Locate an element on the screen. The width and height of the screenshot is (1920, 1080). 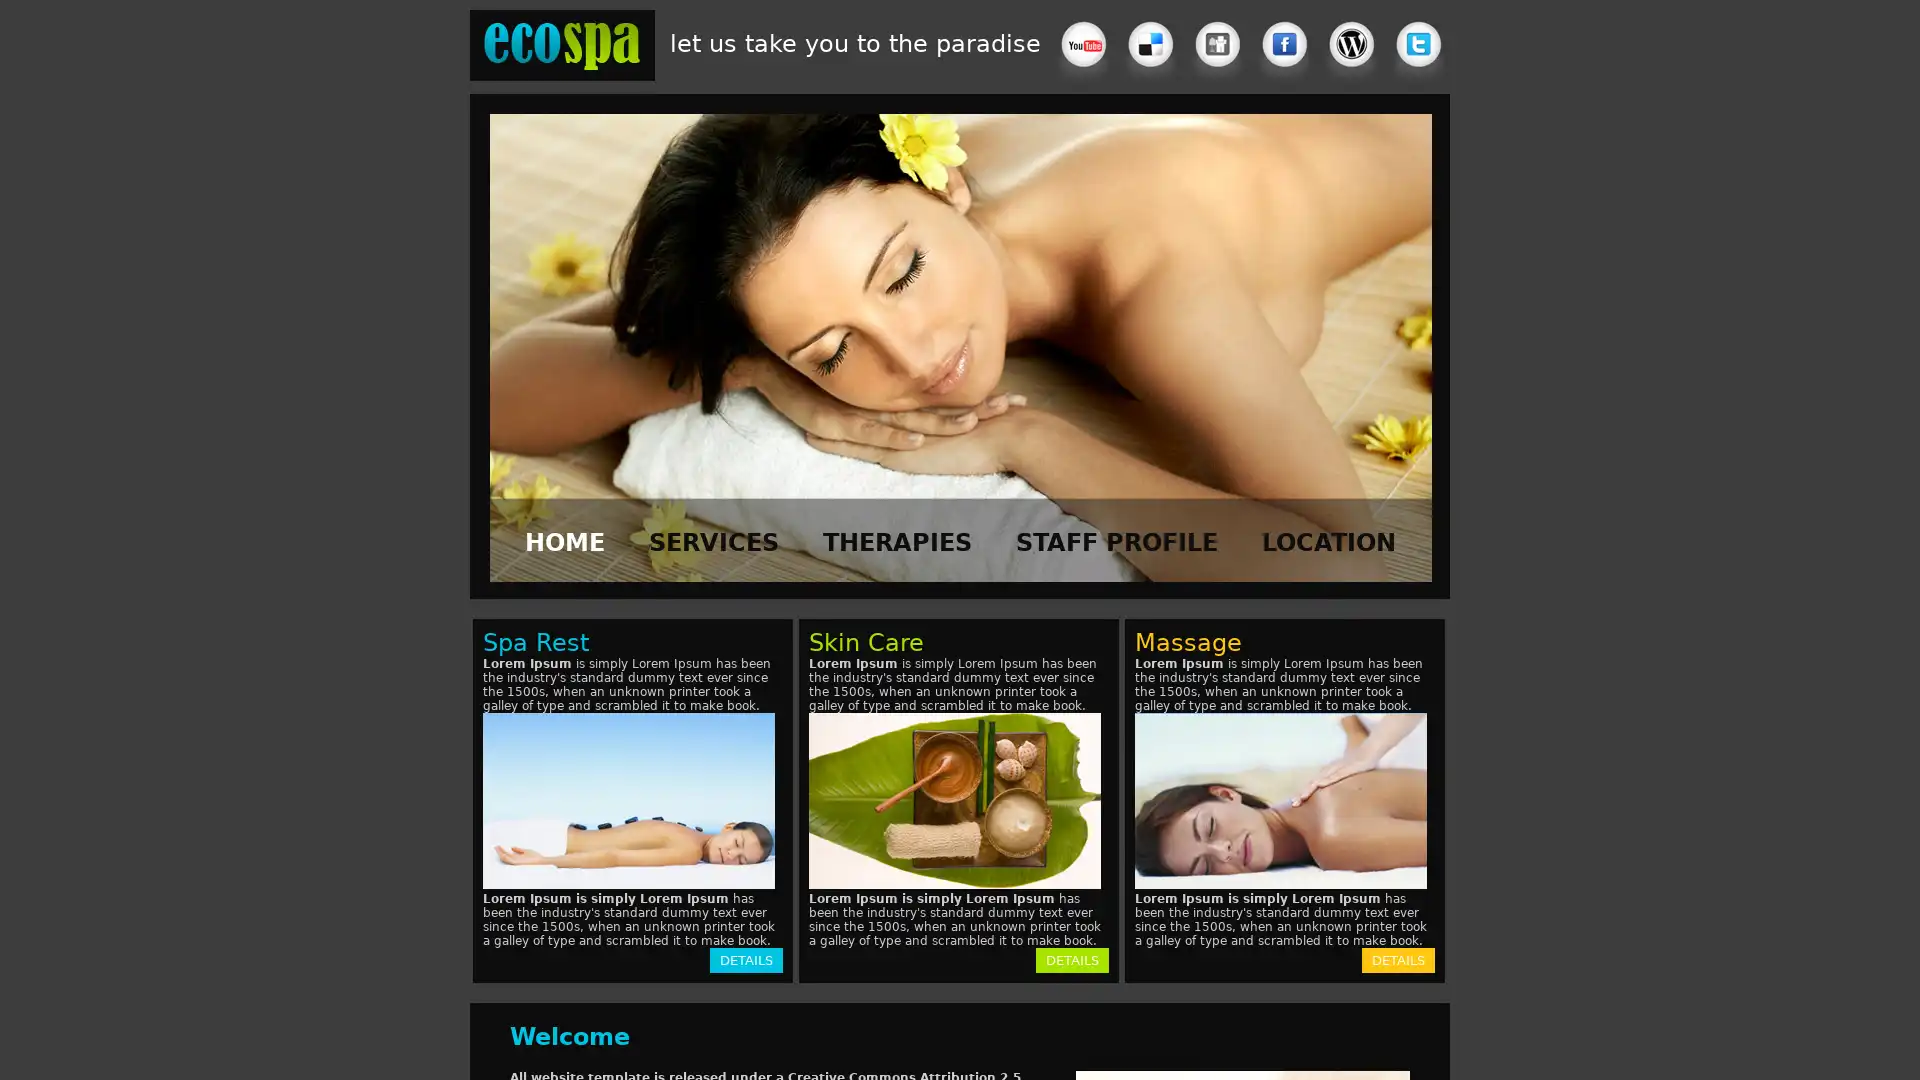
DETAILS is located at coordinates (1071, 959).